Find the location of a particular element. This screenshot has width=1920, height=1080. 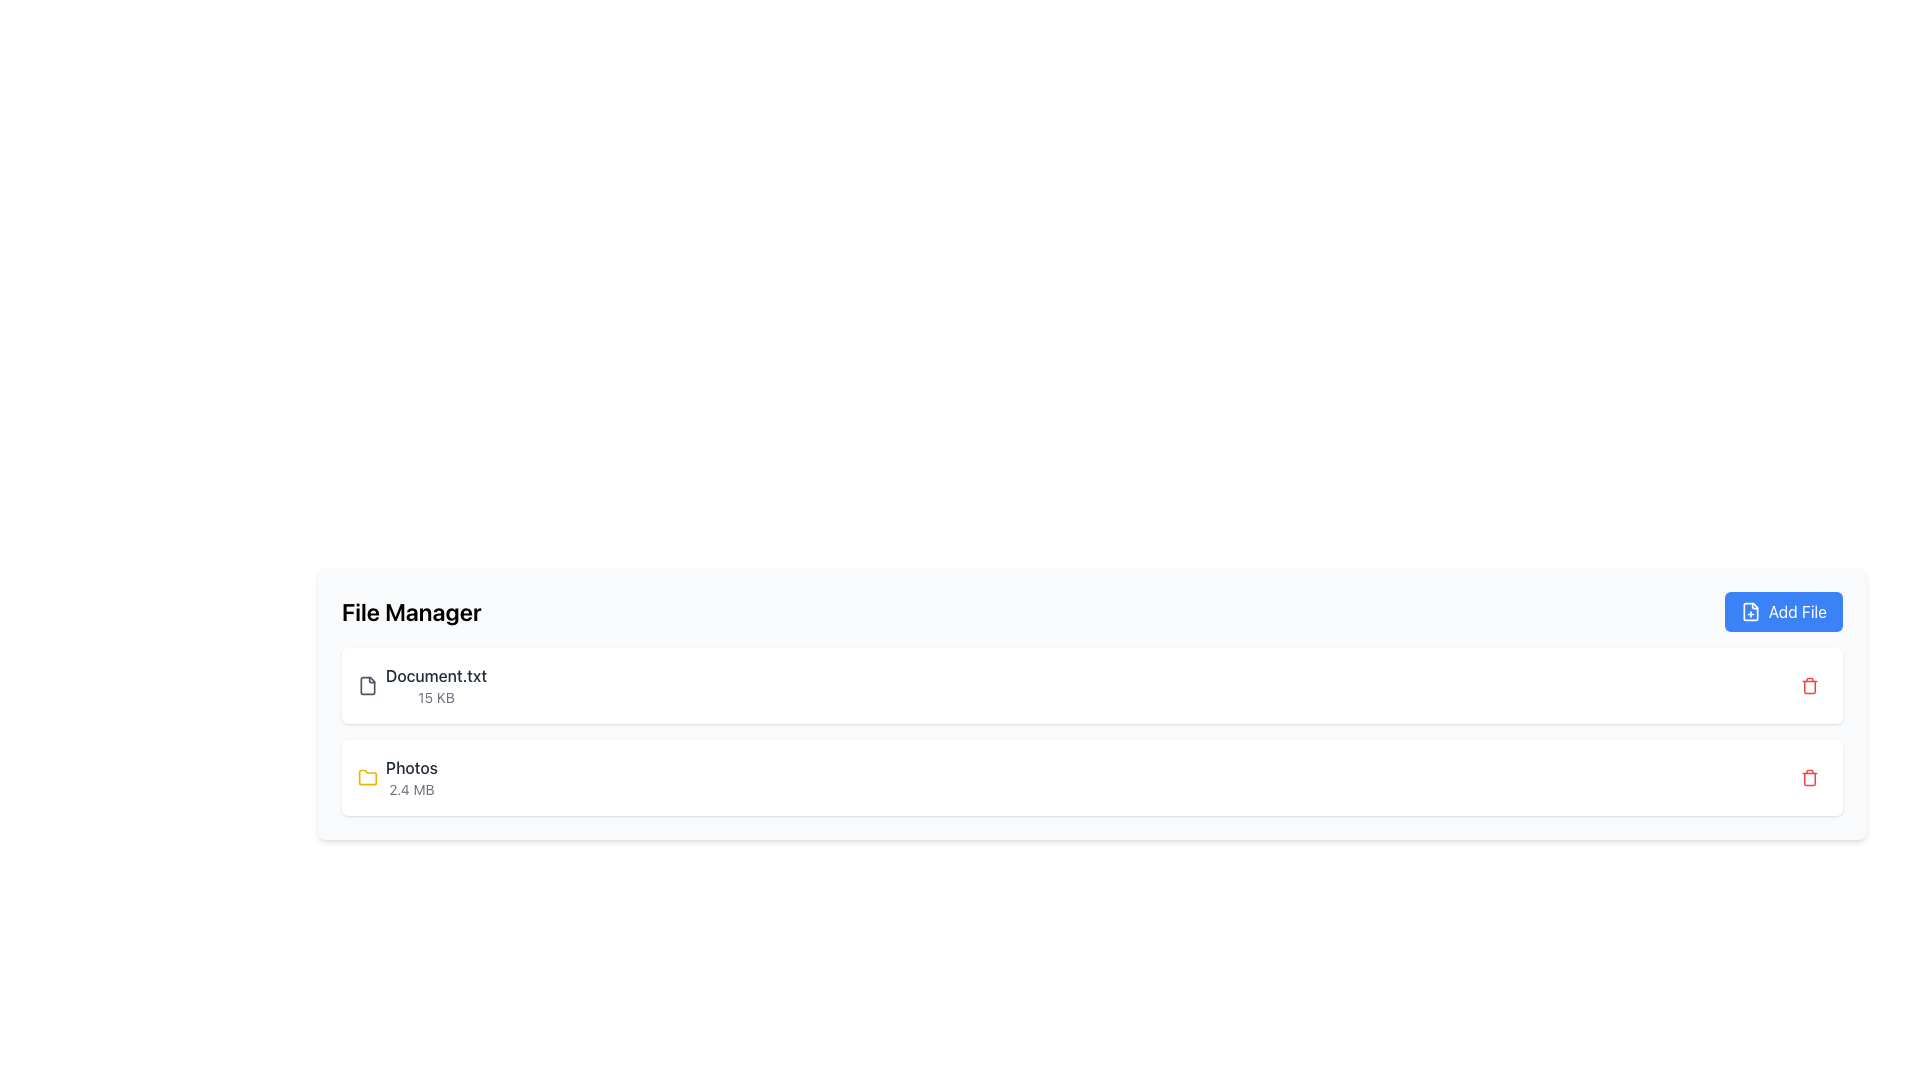

the yellow outlined folder icon located adjacent to the entry labeled 'Photos 2.4 MB' in the file manager interface is located at coordinates (368, 775).